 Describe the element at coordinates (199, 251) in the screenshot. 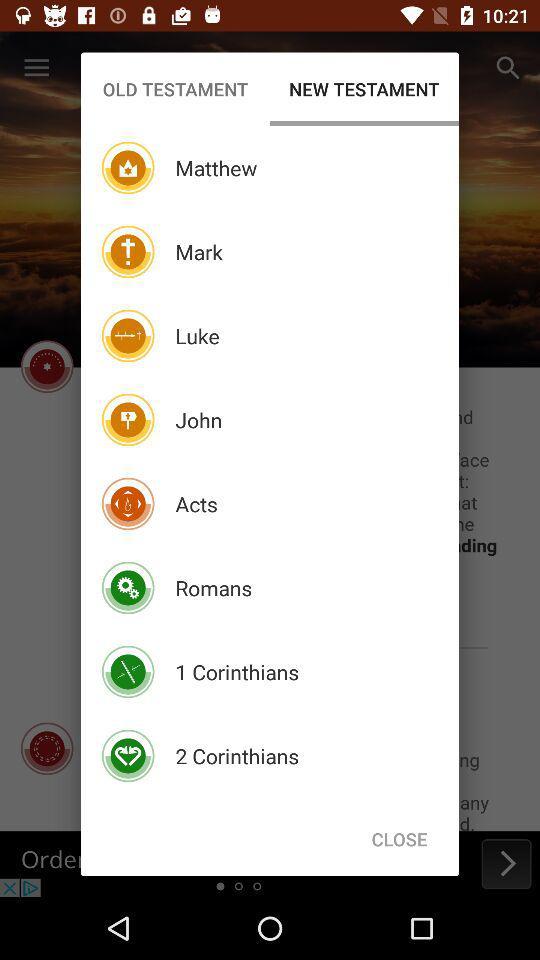

I see `the mark item` at that location.